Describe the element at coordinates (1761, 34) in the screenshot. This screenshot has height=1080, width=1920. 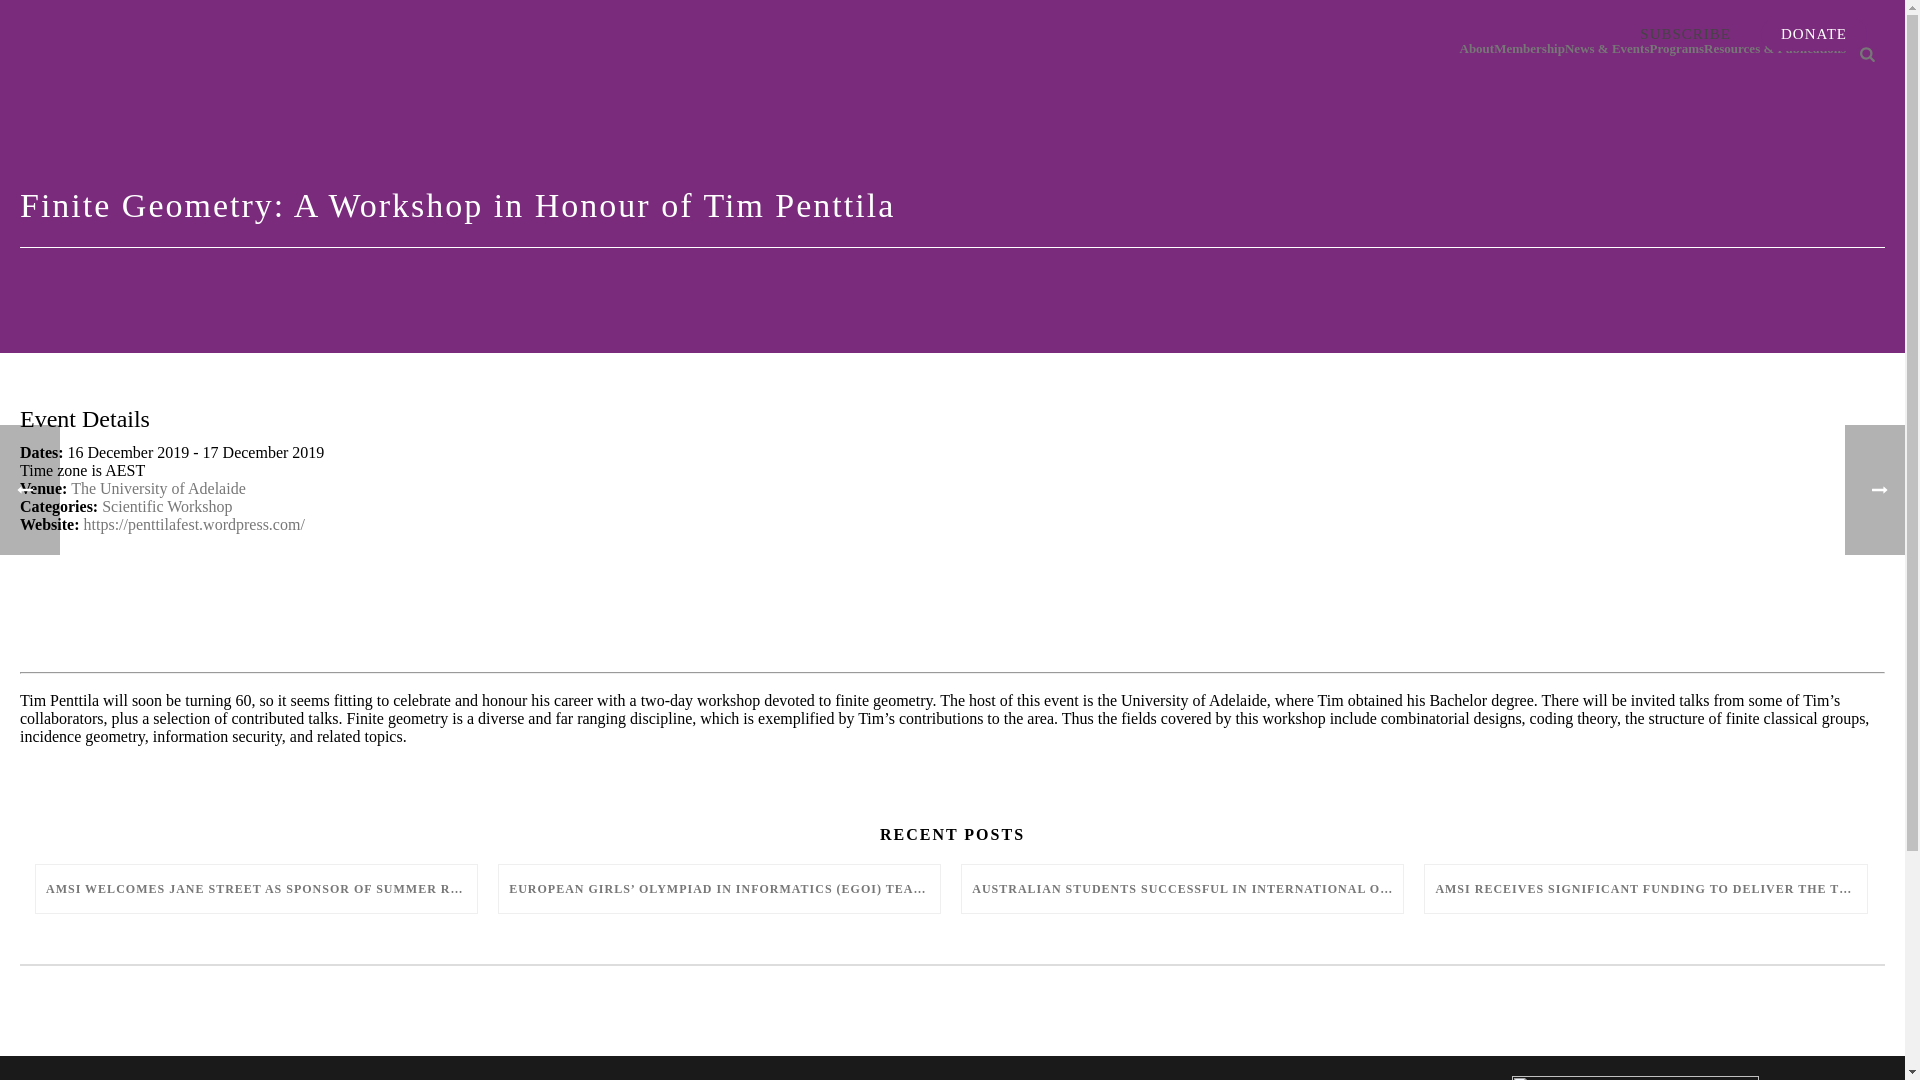
I see `'DONATE'` at that location.